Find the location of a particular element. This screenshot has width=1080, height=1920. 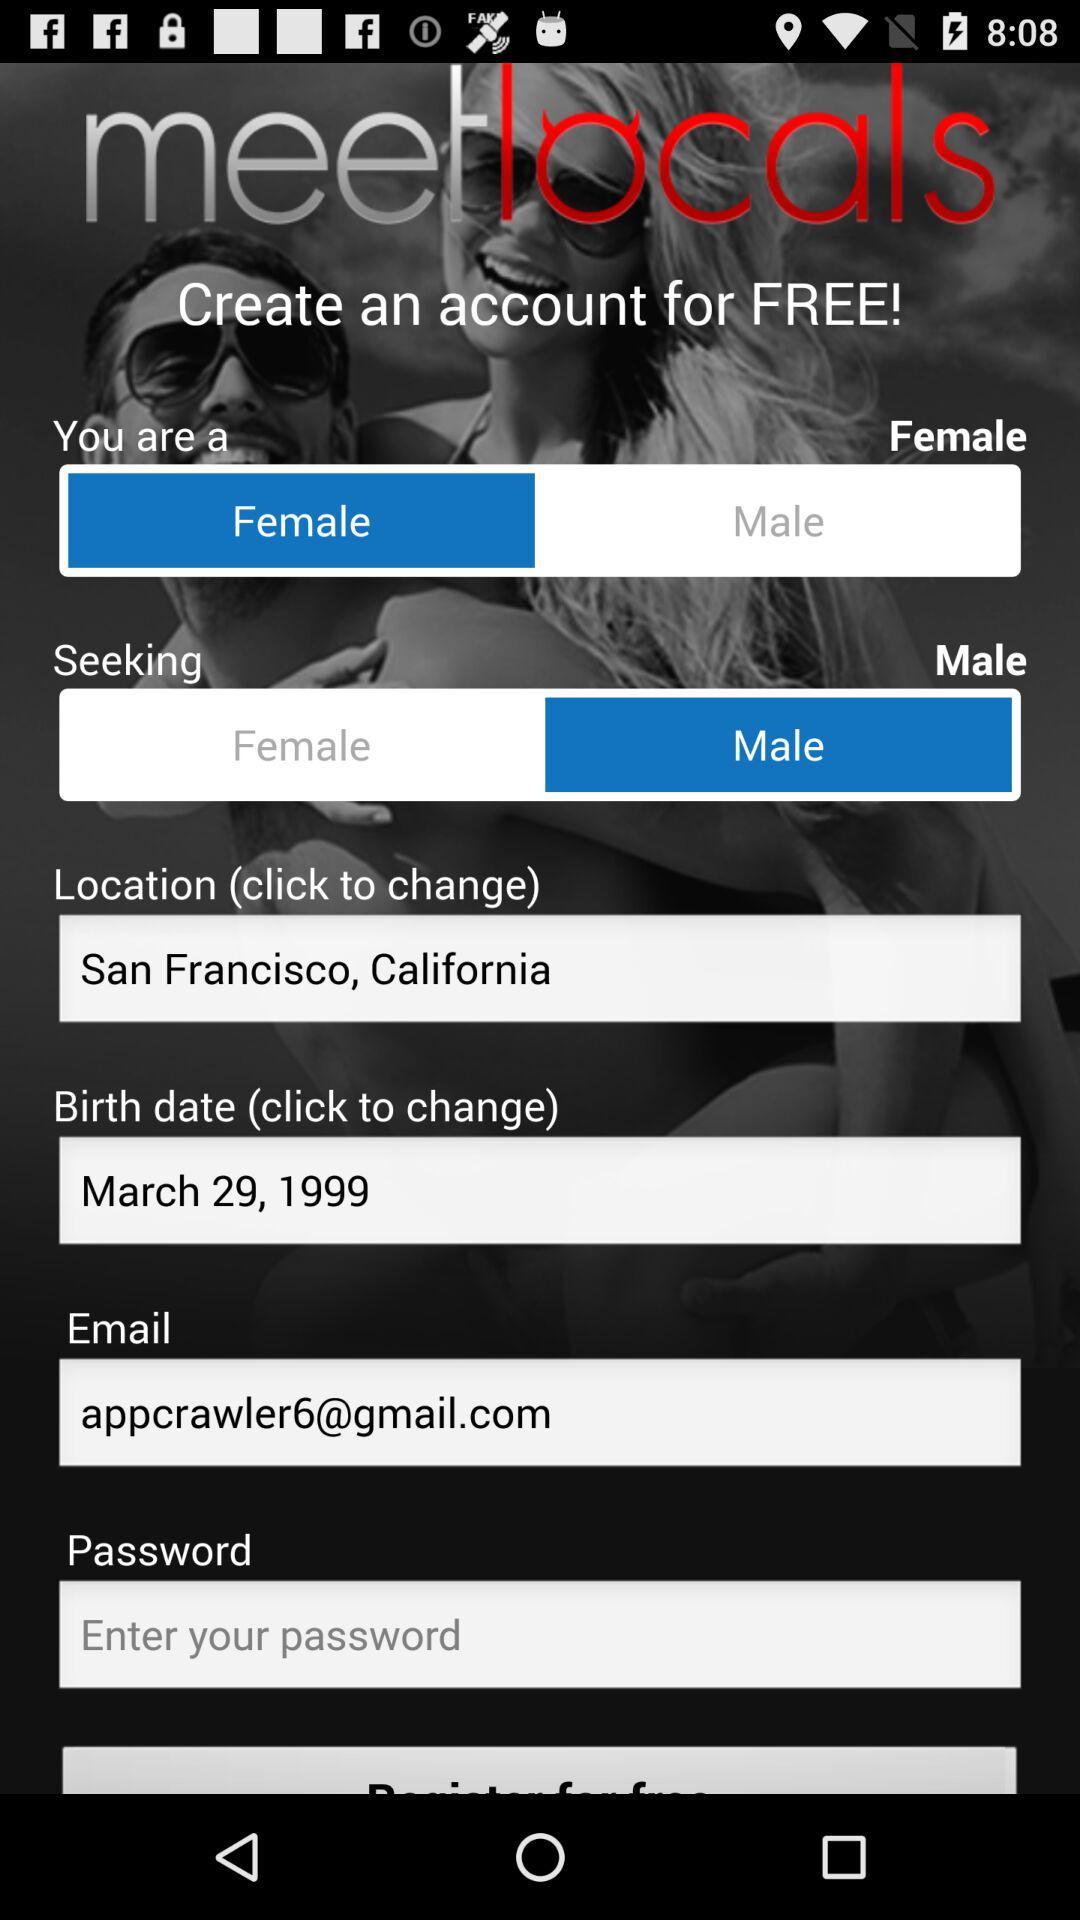

your password is located at coordinates (540, 1640).